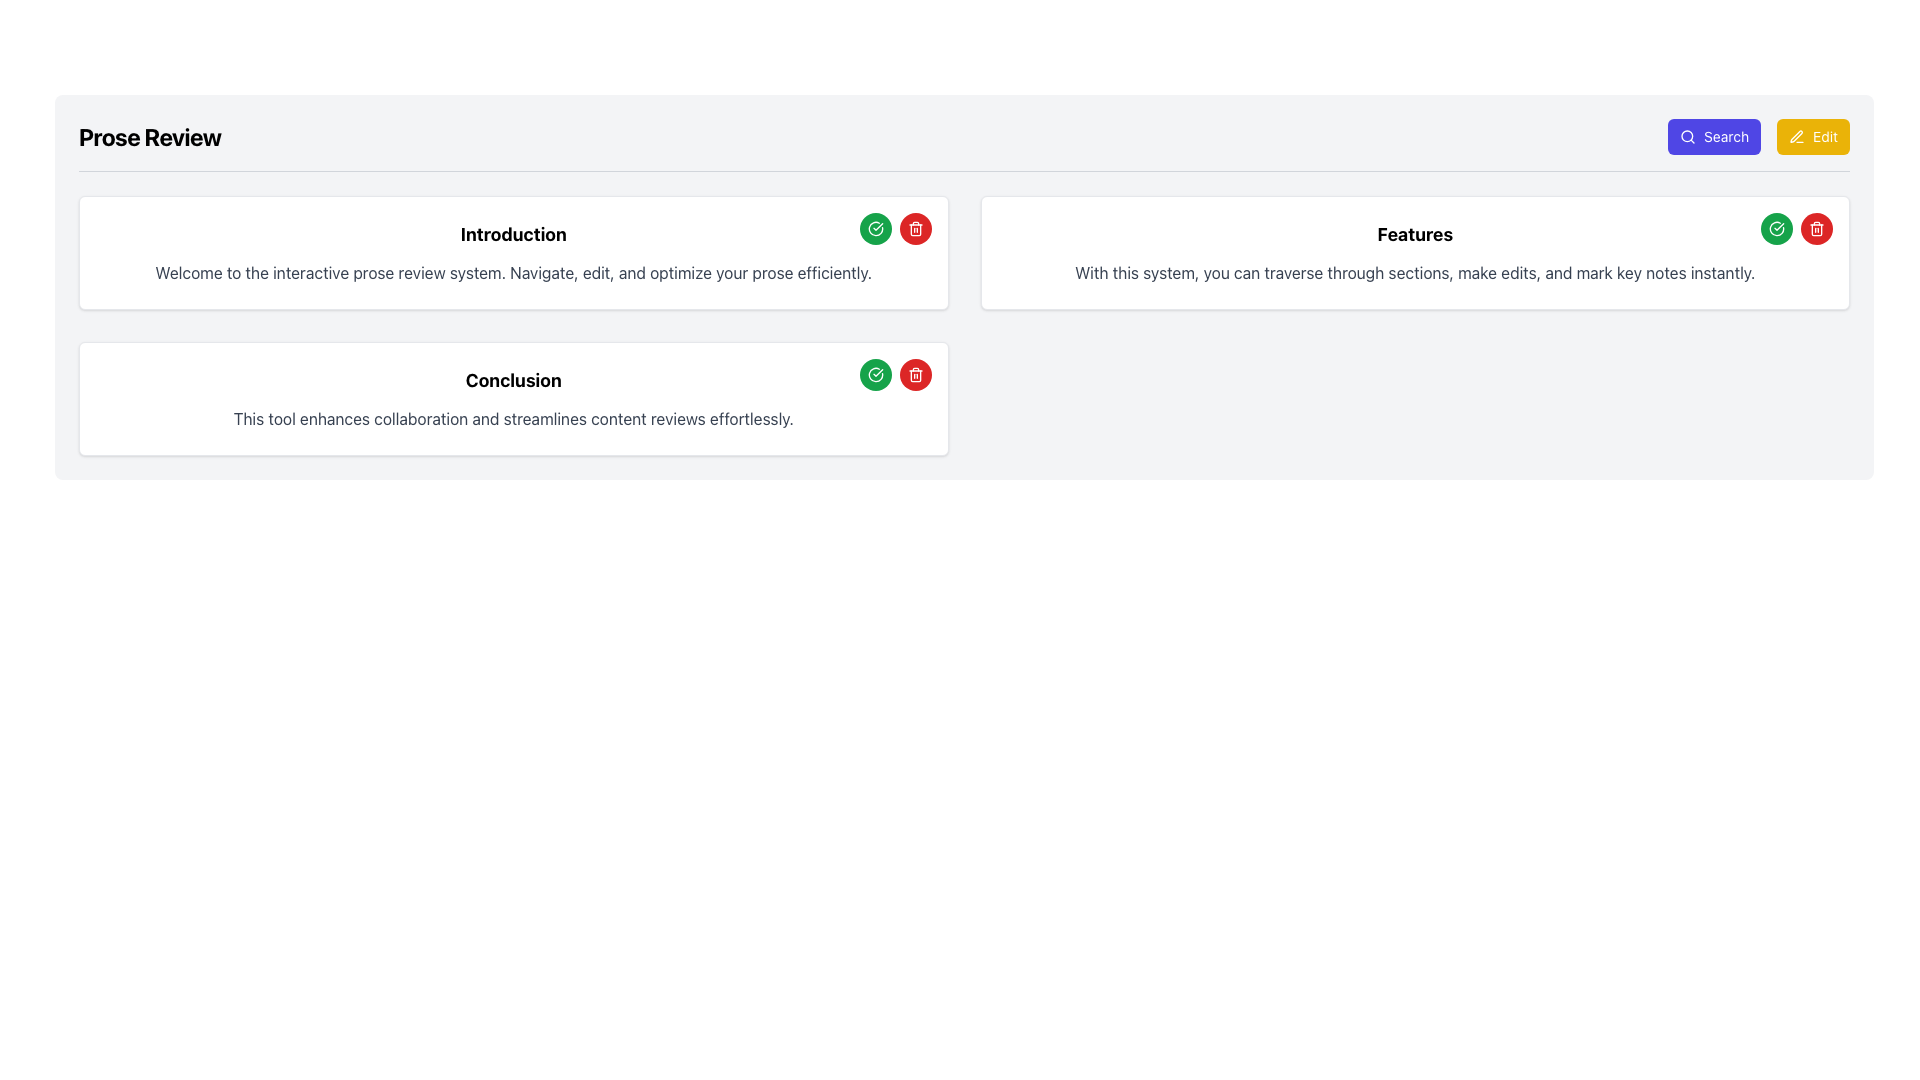 This screenshot has height=1080, width=1920. I want to click on the trash icon element located in the 'Features' section of the application layout, which is part of the bin frame with a rectangular body and protruding top section, so click(1817, 229).